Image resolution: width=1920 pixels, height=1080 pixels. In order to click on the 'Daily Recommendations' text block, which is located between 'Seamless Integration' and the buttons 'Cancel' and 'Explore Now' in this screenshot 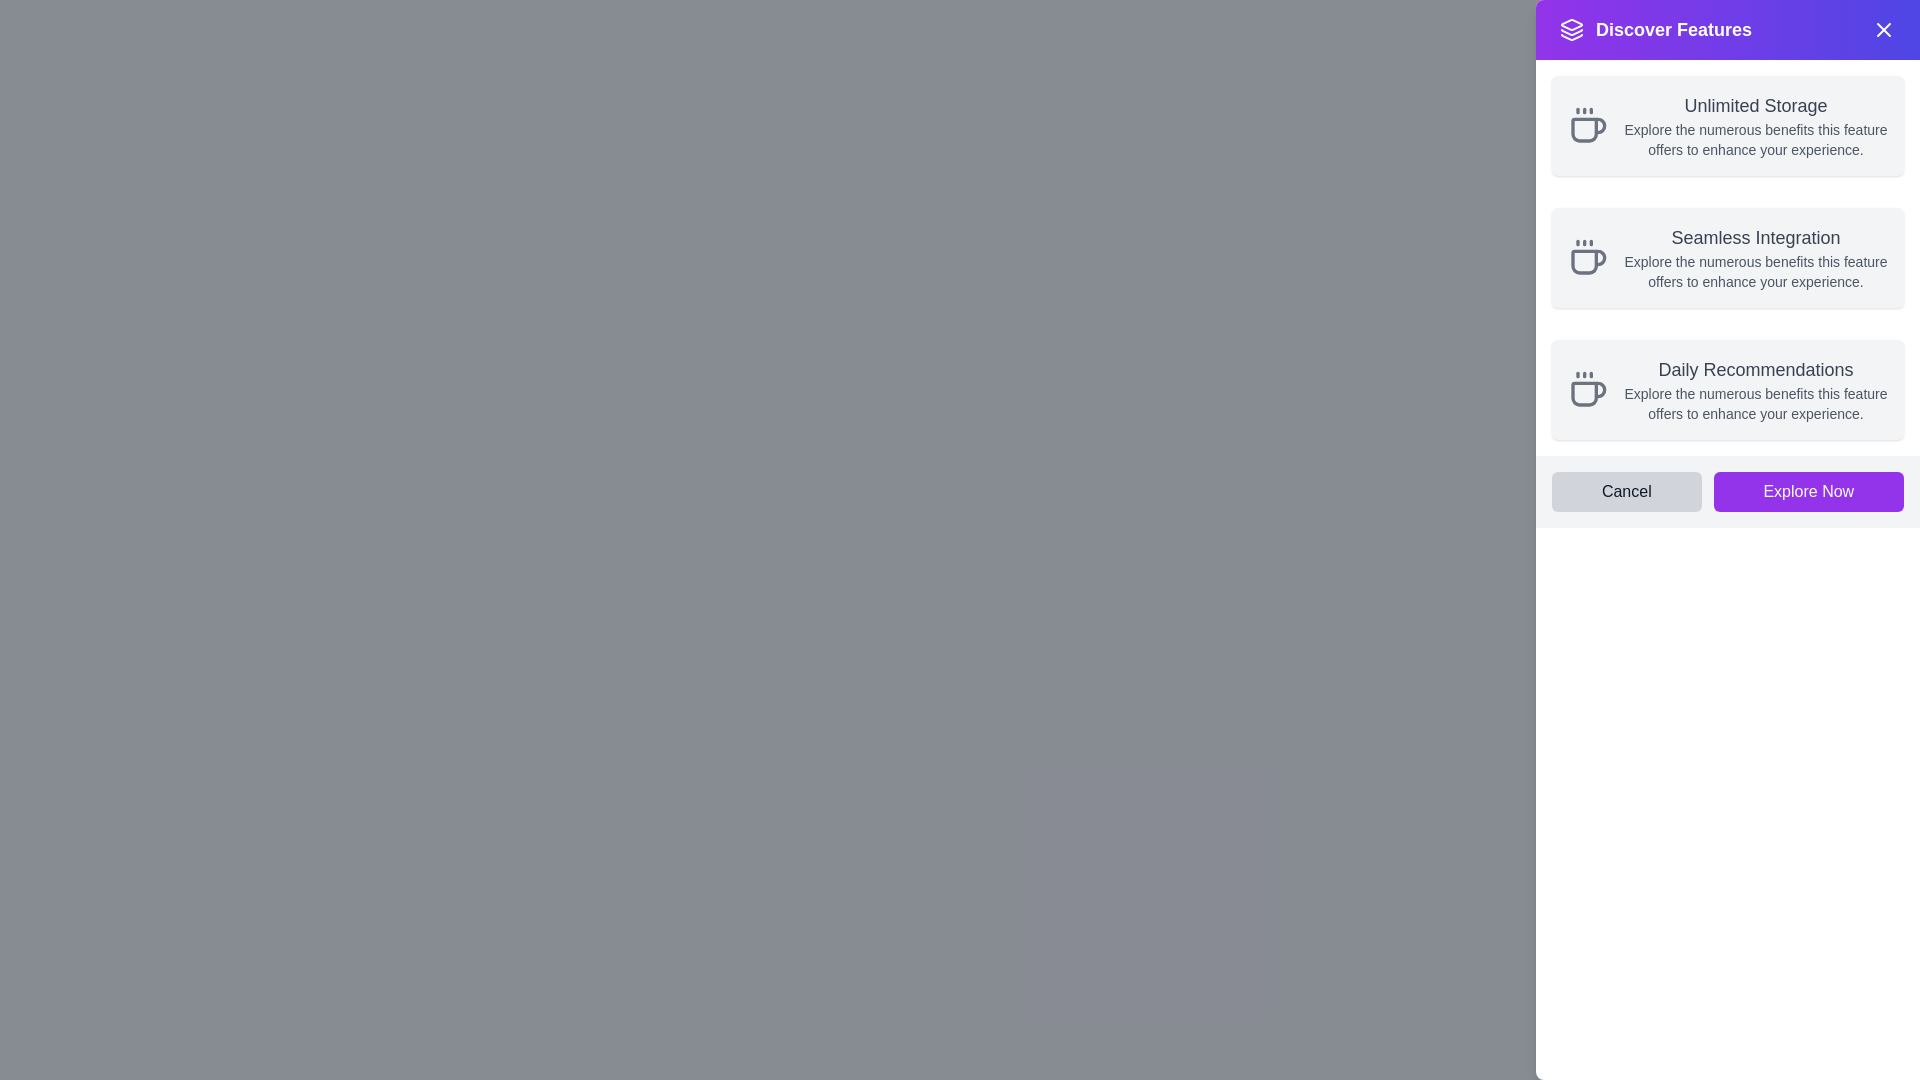, I will do `click(1755, 389)`.